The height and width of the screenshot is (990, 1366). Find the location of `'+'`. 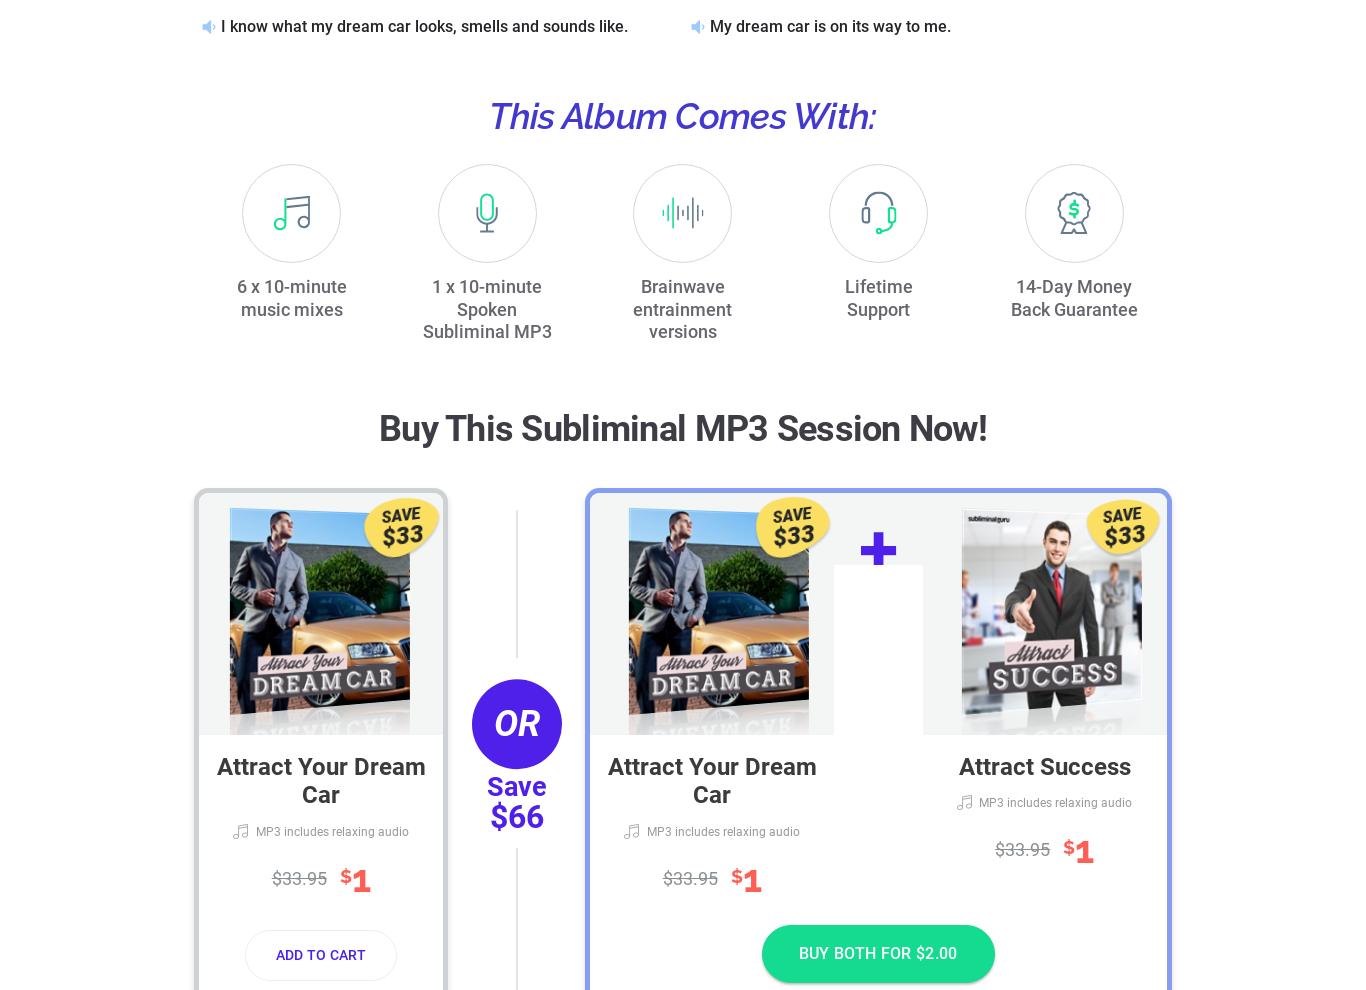

'+' is located at coordinates (857, 549).